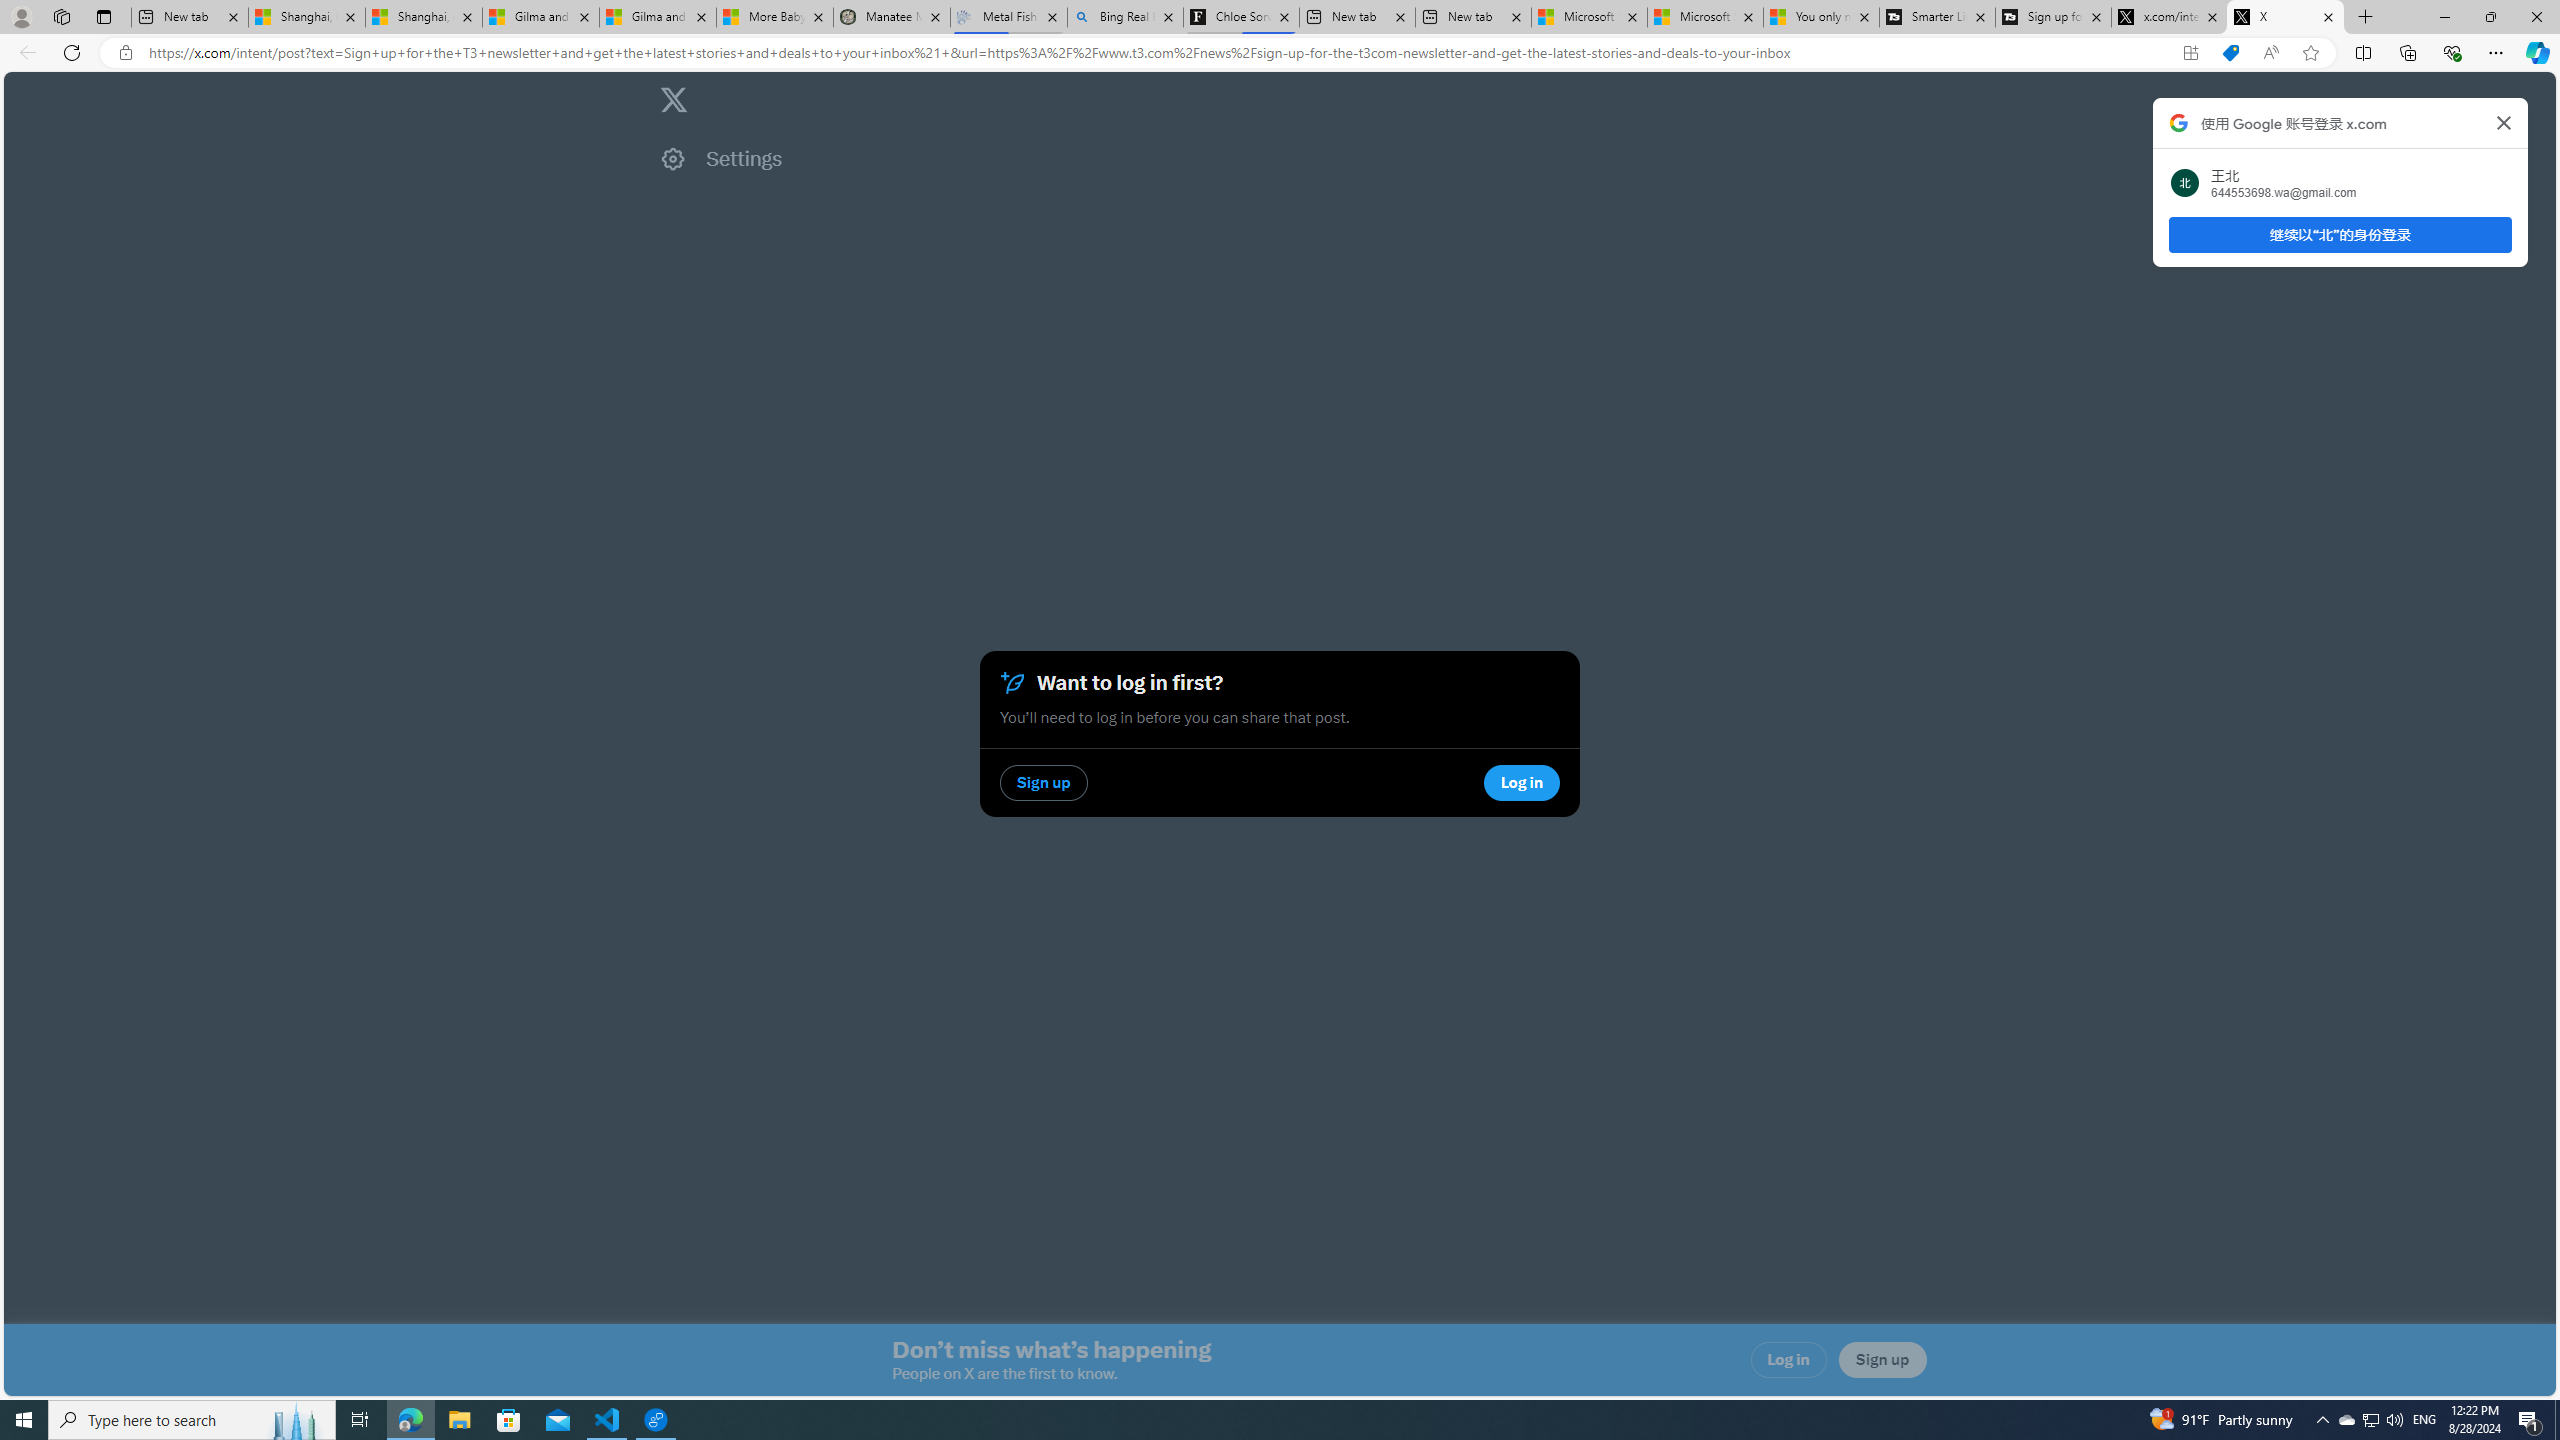  Describe the element at coordinates (2190, 53) in the screenshot. I see `'App available. Install X'` at that location.